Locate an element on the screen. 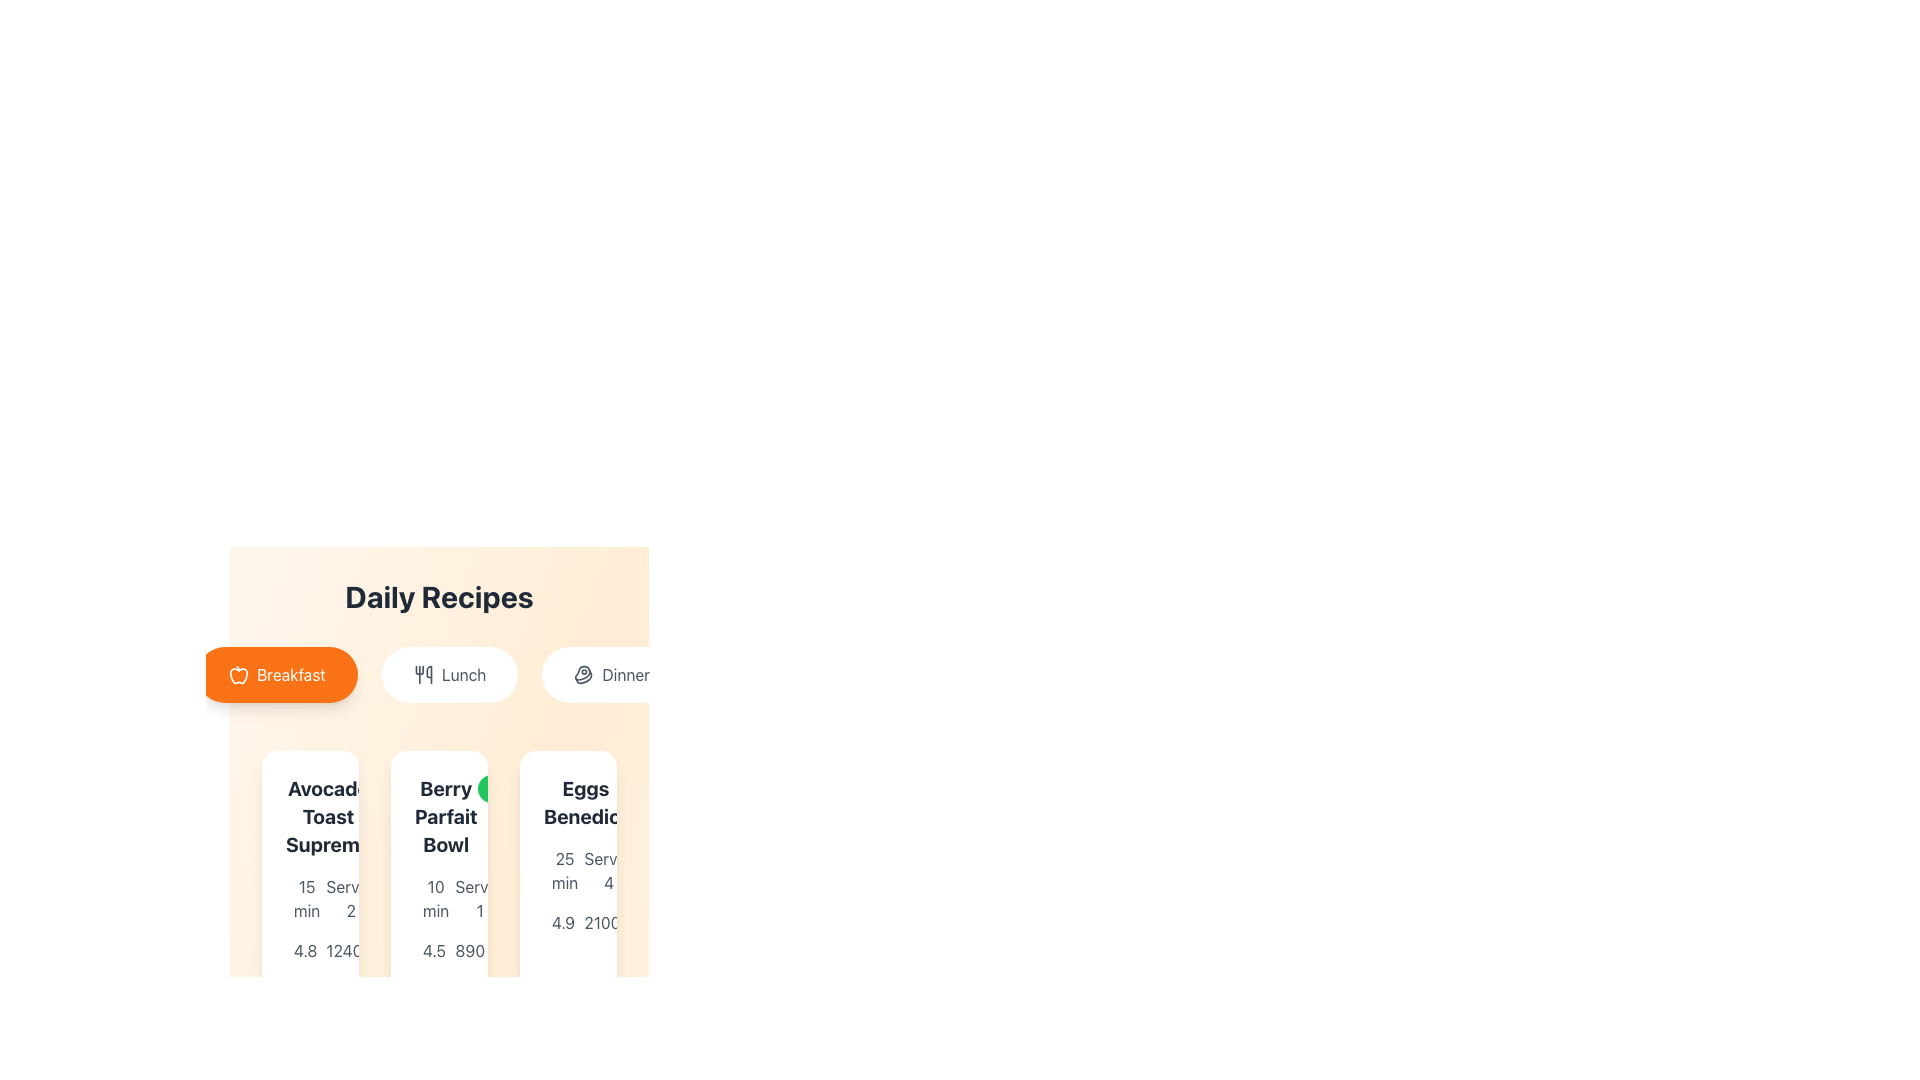 This screenshot has width=1920, height=1080. the static text with icon that indicates the preparation or cooking time for the 'Berry Parfait Bowl' recipe, located in the middle column of the recipe cards, under the heading and above the rating information is located at coordinates (438, 918).